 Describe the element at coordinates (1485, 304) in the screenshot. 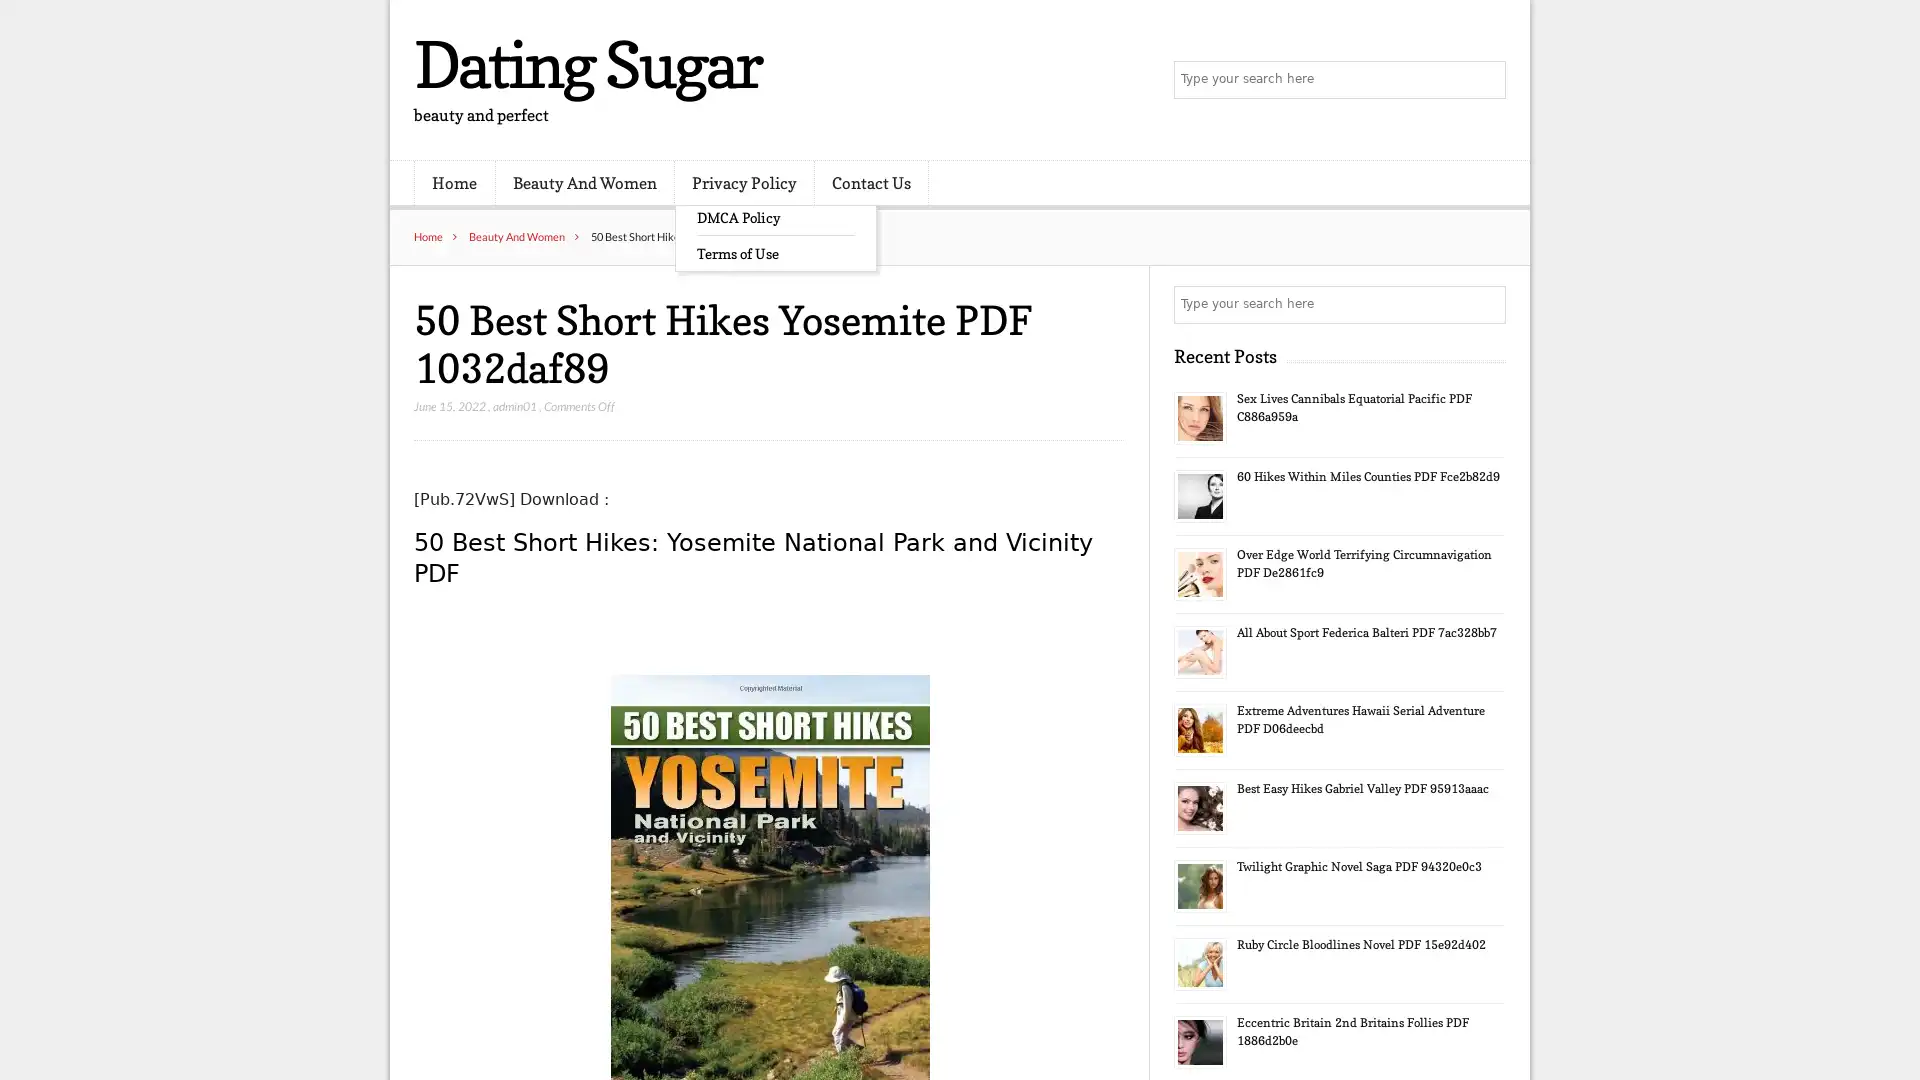

I see `Search` at that location.